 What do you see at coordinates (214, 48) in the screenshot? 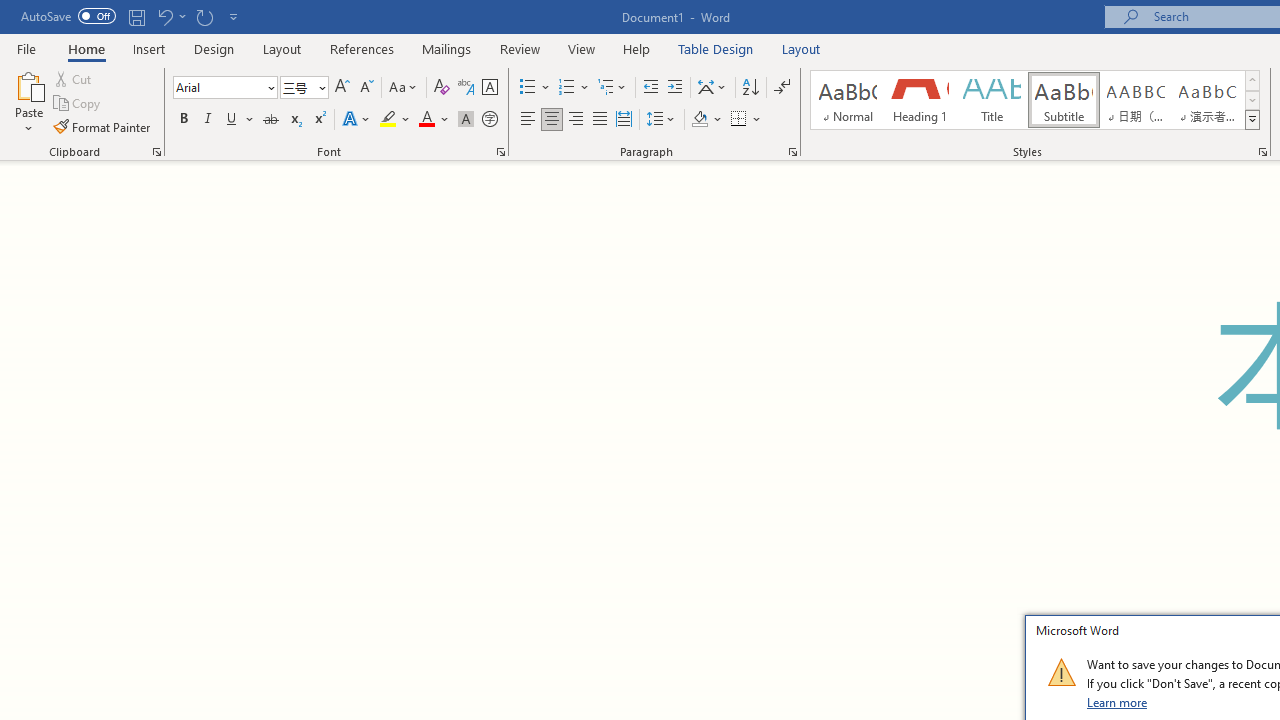
I see `'Design'` at bounding box center [214, 48].